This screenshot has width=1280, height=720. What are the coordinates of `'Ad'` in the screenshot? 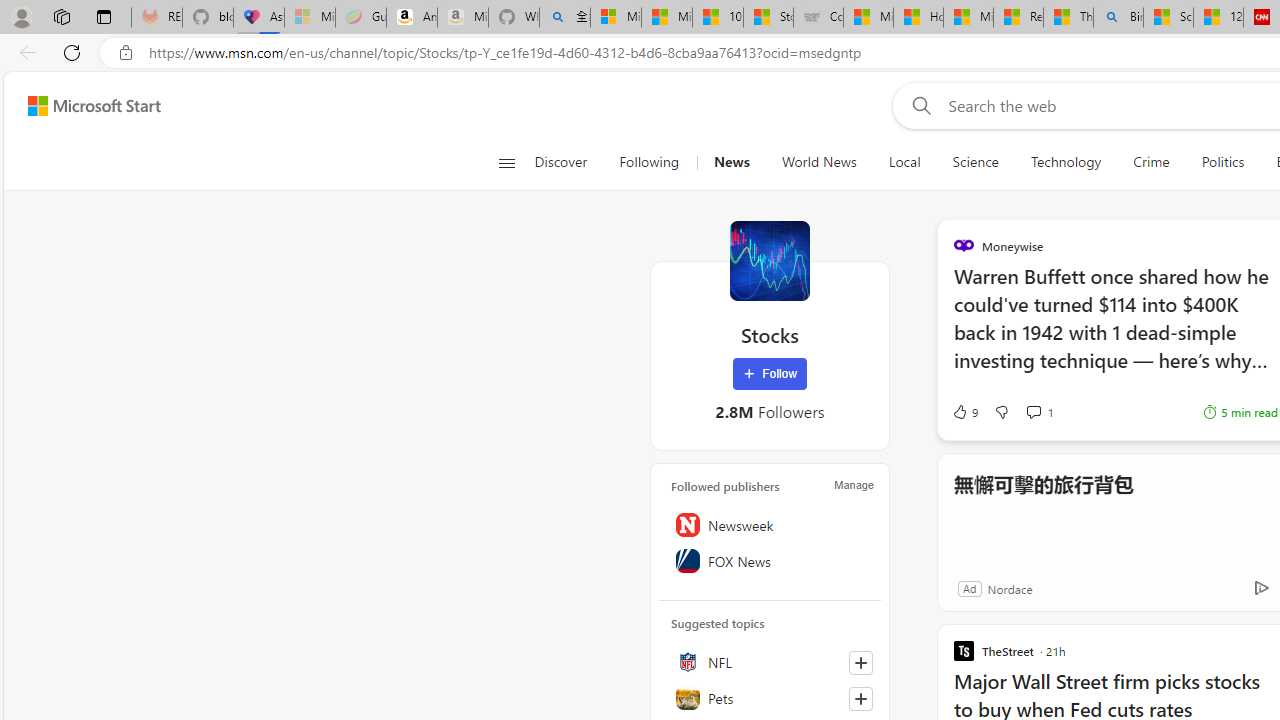 It's located at (969, 587).